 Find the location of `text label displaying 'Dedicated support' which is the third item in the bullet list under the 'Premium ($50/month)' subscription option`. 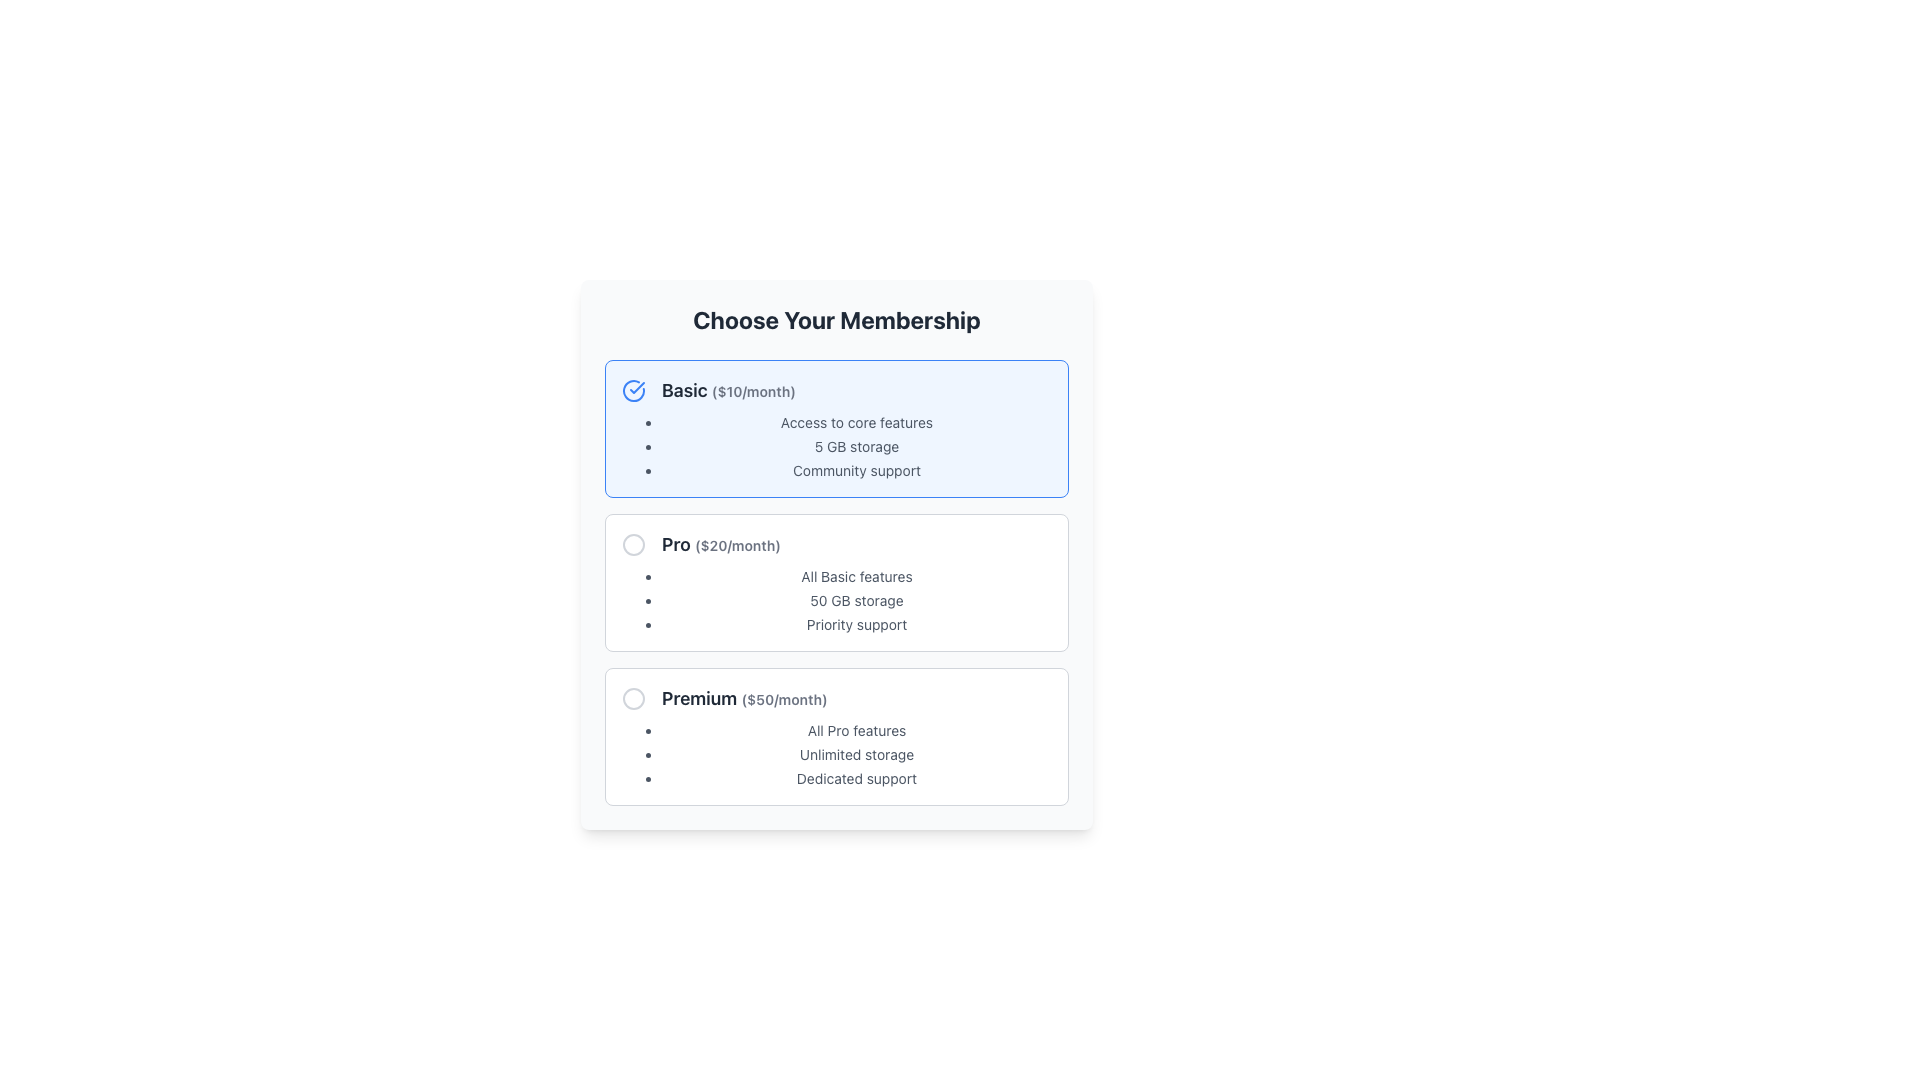

text label displaying 'Dedicated support' which is the third item in the bullet list under the 'Premium ($50/month)' subscription option is located at coordinates (857, 778).